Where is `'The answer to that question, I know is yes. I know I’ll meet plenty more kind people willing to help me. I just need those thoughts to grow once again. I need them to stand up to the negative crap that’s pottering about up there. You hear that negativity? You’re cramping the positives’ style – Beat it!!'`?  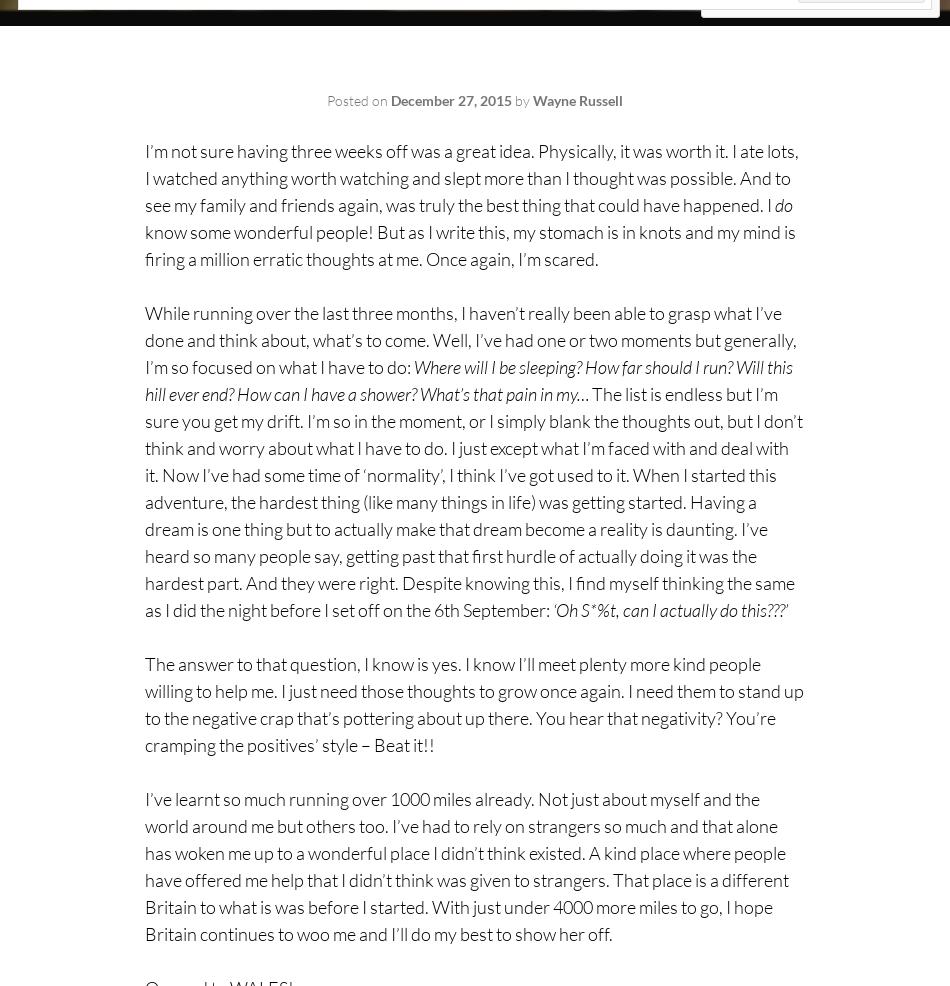
'The answer to that question, I know is yes. I know I’ll meet plenty more kind people willing to help me. I just need those thoughts to grow once again. I need them to stand up to the negative crap that’s pottering about up there. You hear that negativity? You’re cramping the positives’ style – Beat it!!' is located at coordinates (473, 703).